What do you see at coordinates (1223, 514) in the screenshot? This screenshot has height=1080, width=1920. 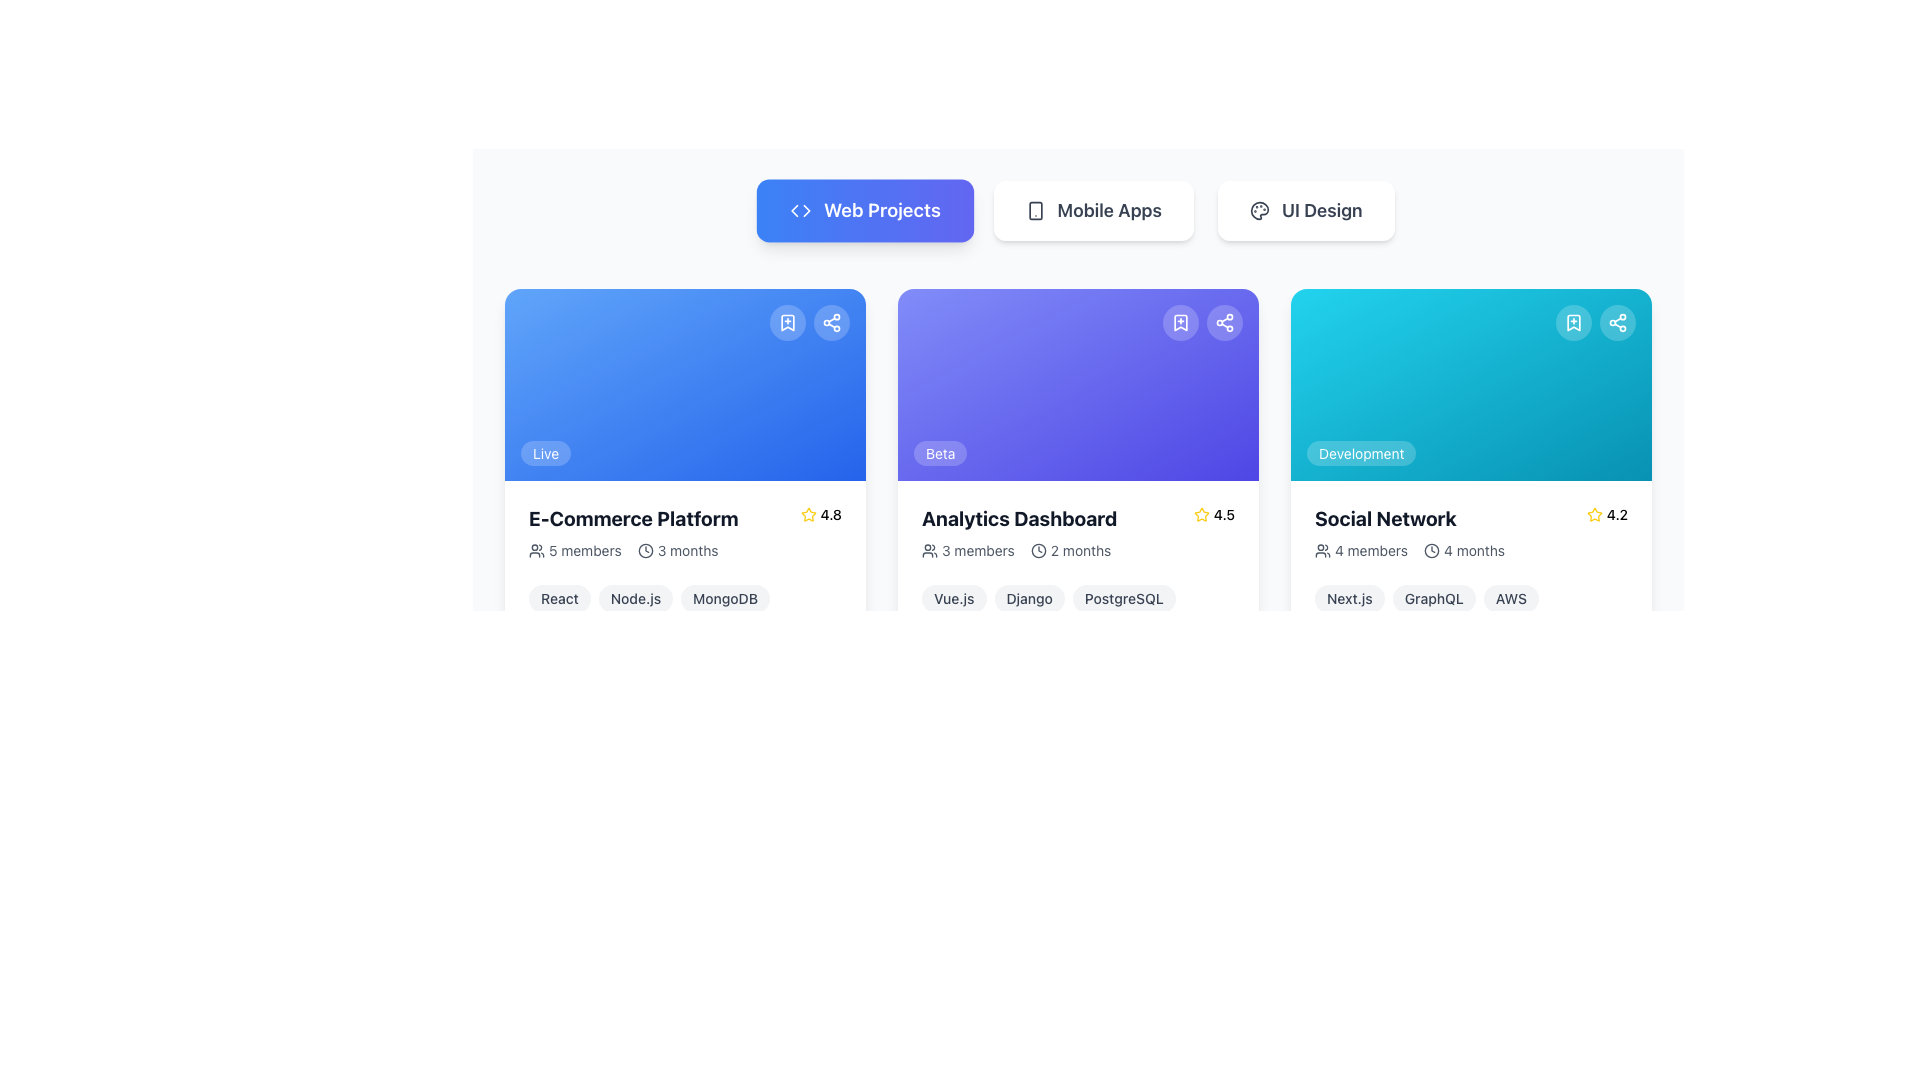 I see `the rating label displaying '4.5' located next to the golden star icon in the 'Analytics Dashboard' card layout` at bounding box center [1223, 514].